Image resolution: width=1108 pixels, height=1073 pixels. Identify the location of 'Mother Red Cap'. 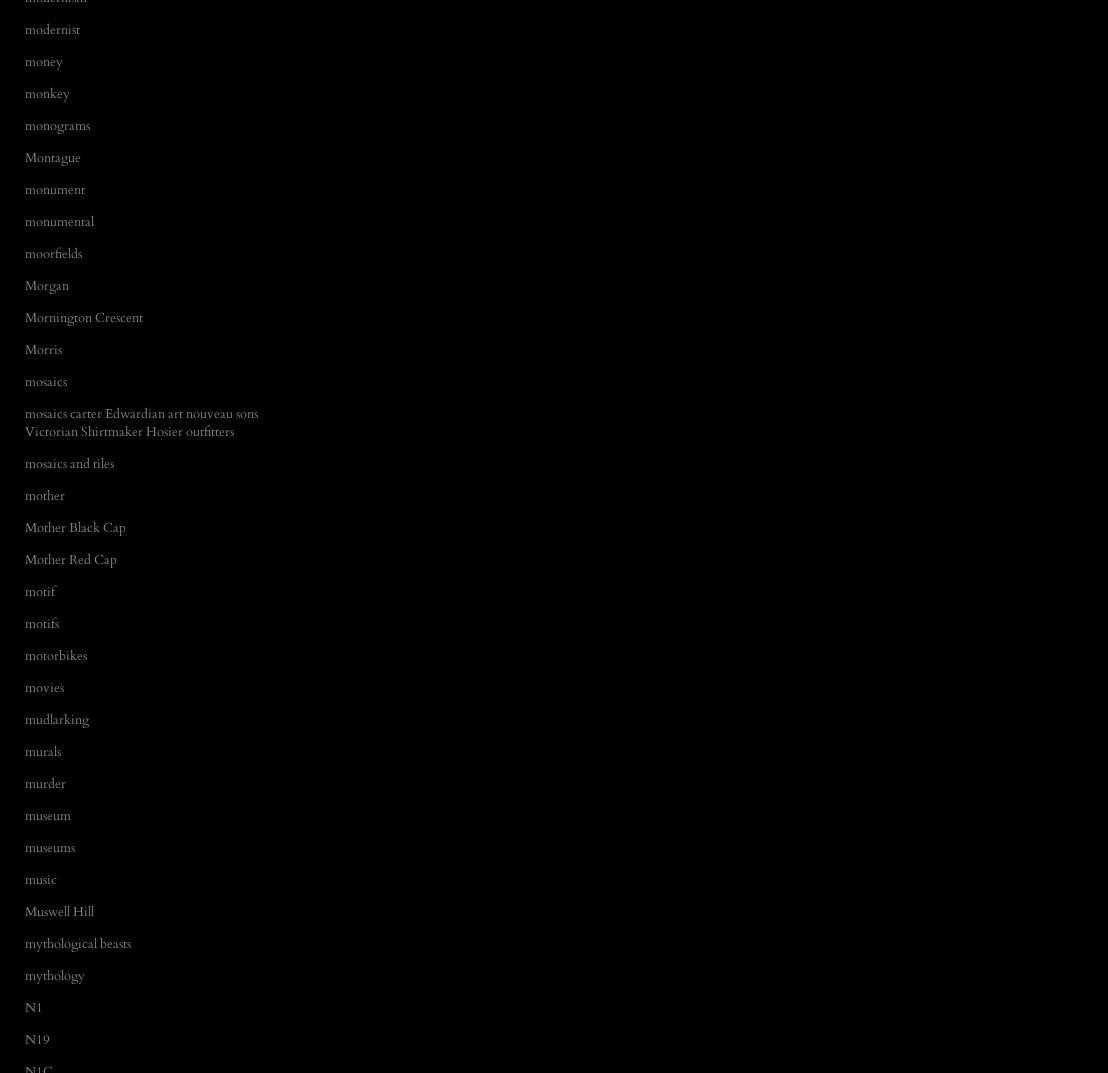
(25, 559).